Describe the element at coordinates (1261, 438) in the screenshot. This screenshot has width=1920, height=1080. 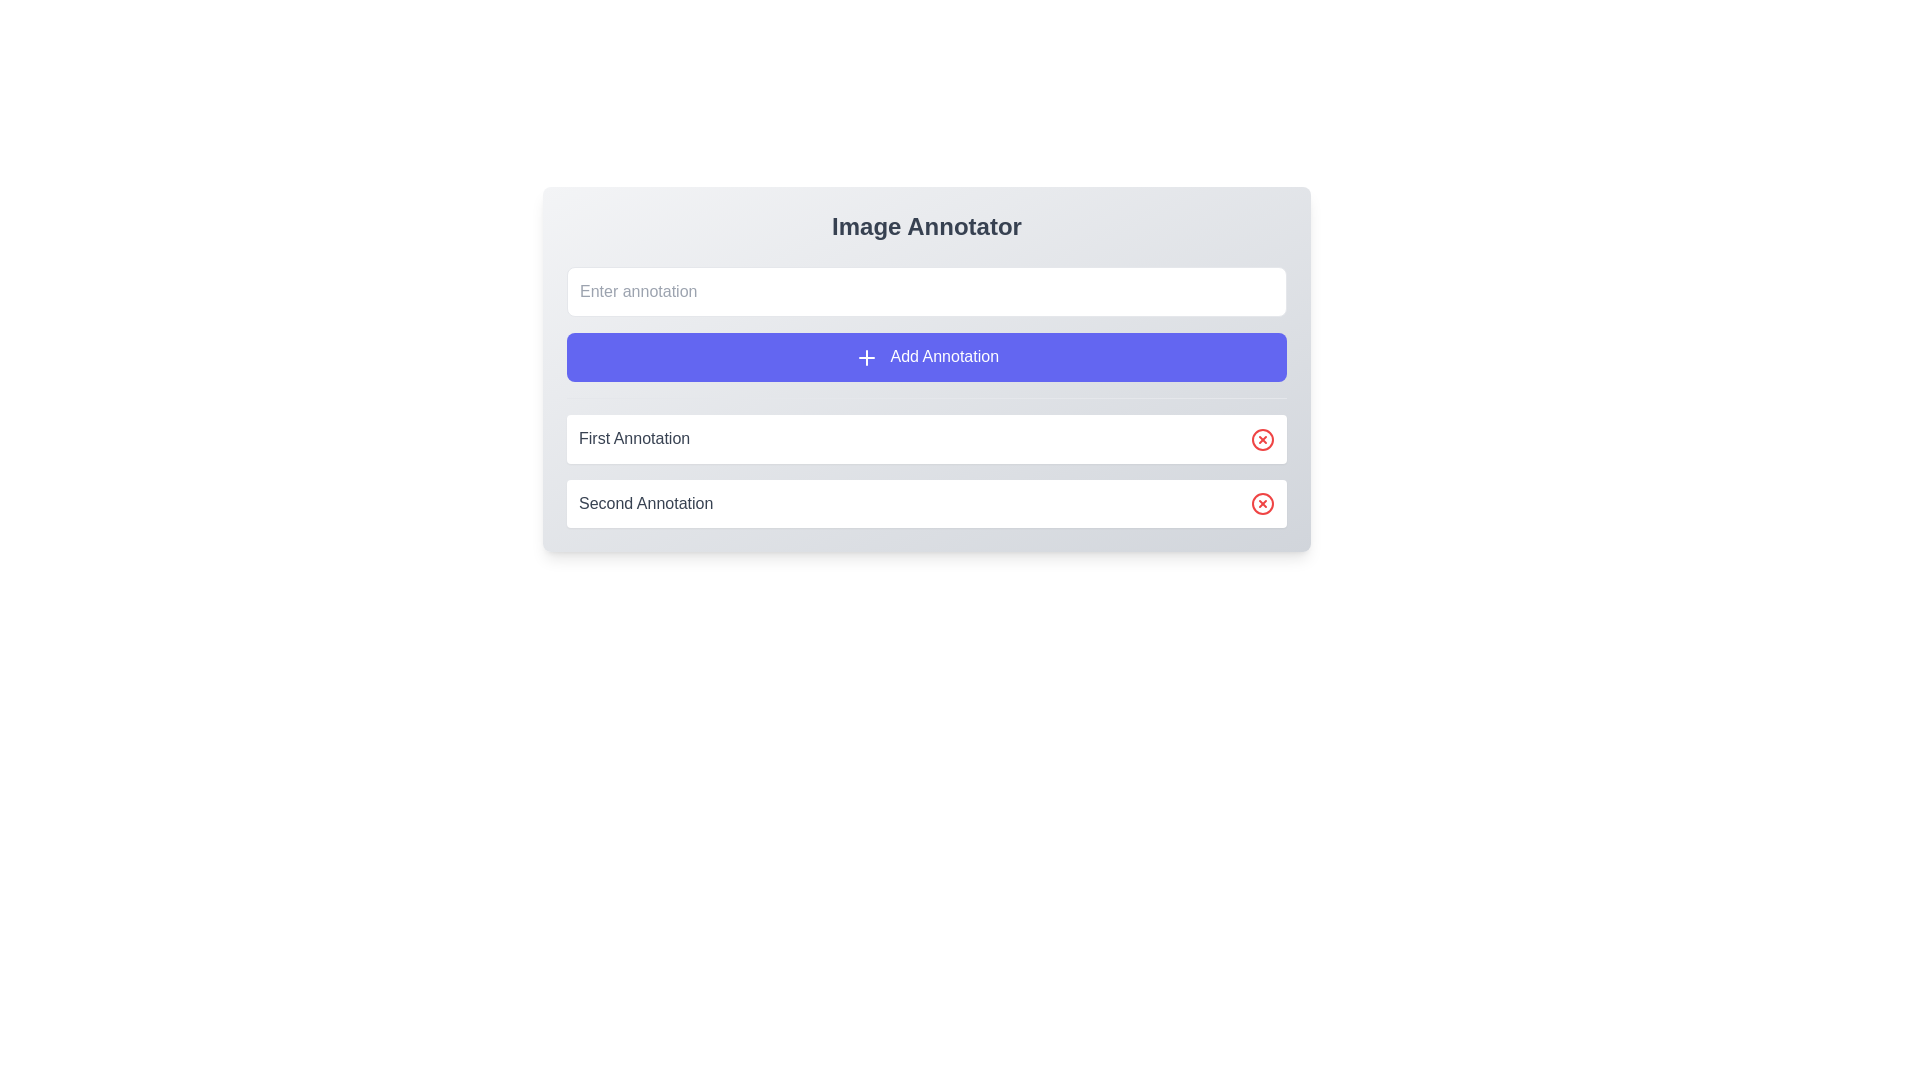
I see `the circular button with a red border and 'X' icon located at the end of the card labeled 'First Annotation' for tooltip or visual feedback` at that location.